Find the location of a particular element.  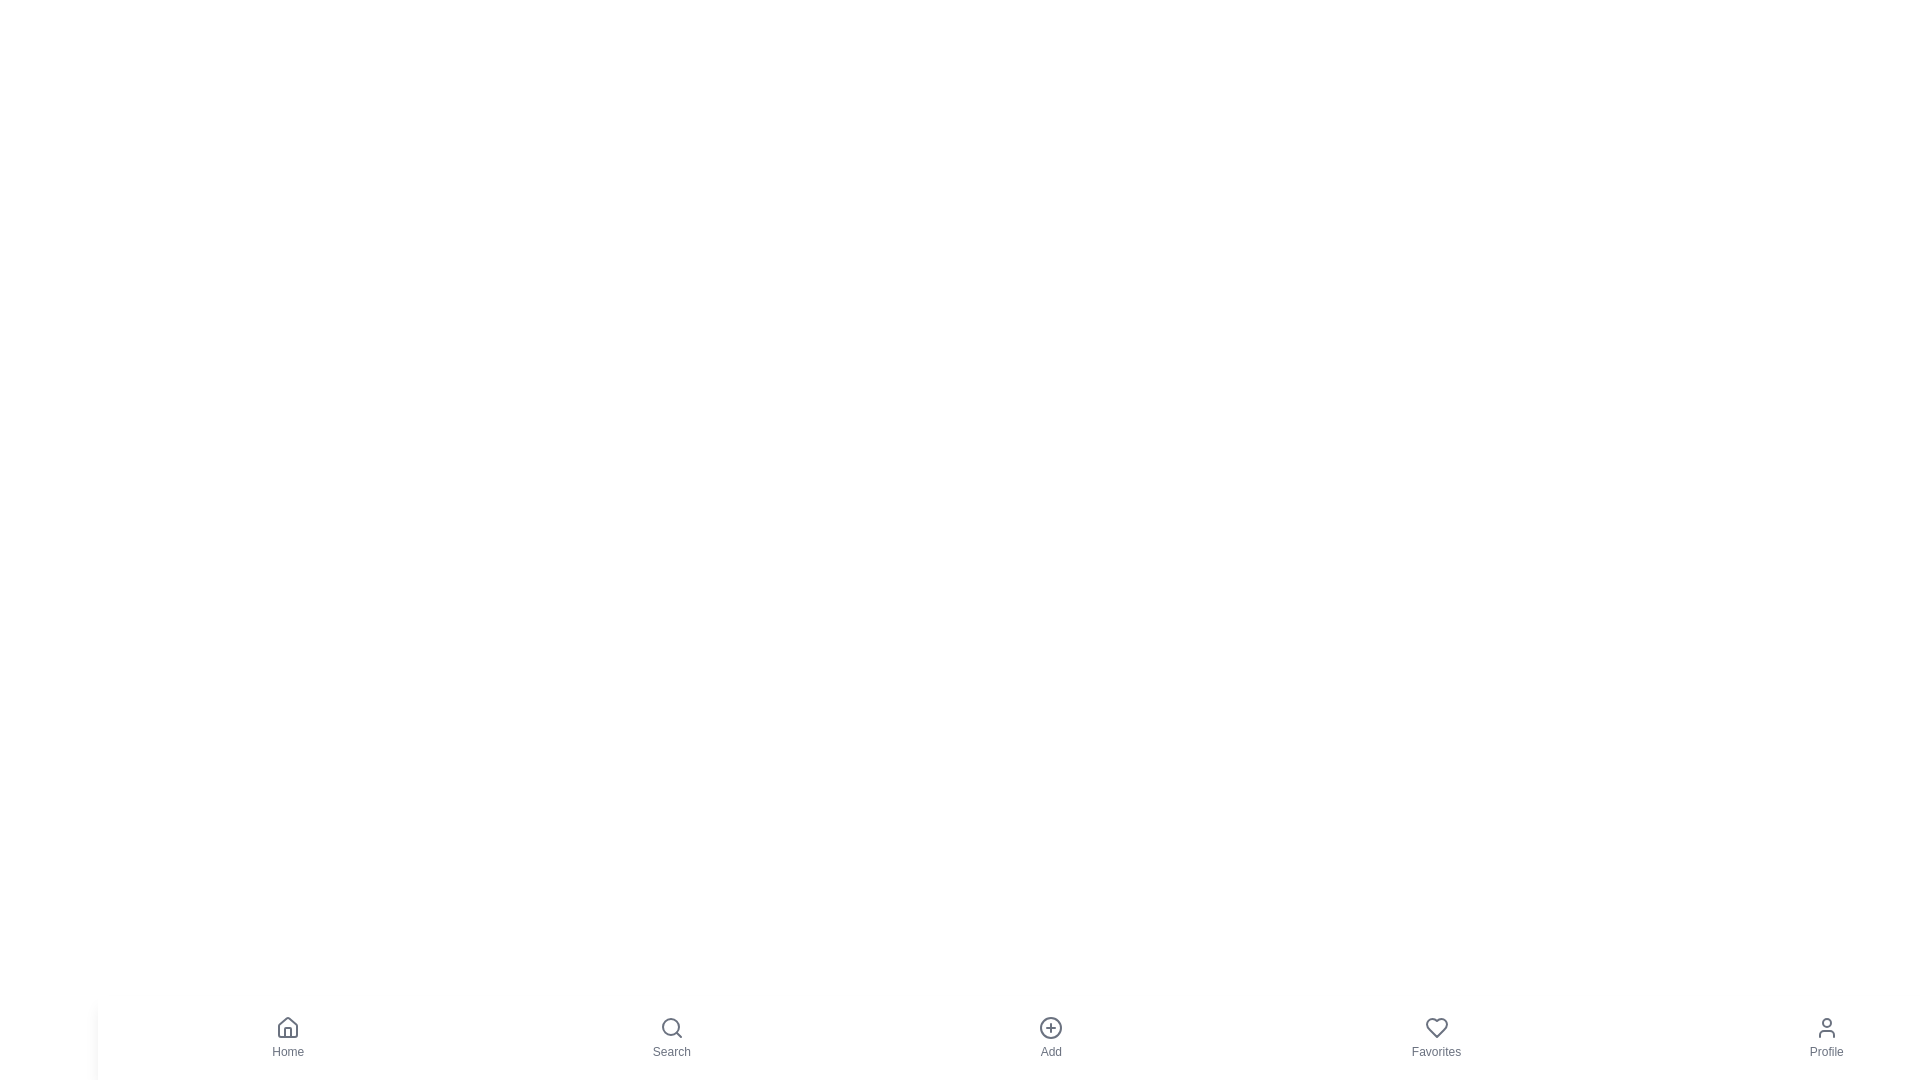

the filled home-like shape within the house icon located in the bottom navigation bar, which is the left-most icon among the navigation icons is located at coordinates (287, 1027).